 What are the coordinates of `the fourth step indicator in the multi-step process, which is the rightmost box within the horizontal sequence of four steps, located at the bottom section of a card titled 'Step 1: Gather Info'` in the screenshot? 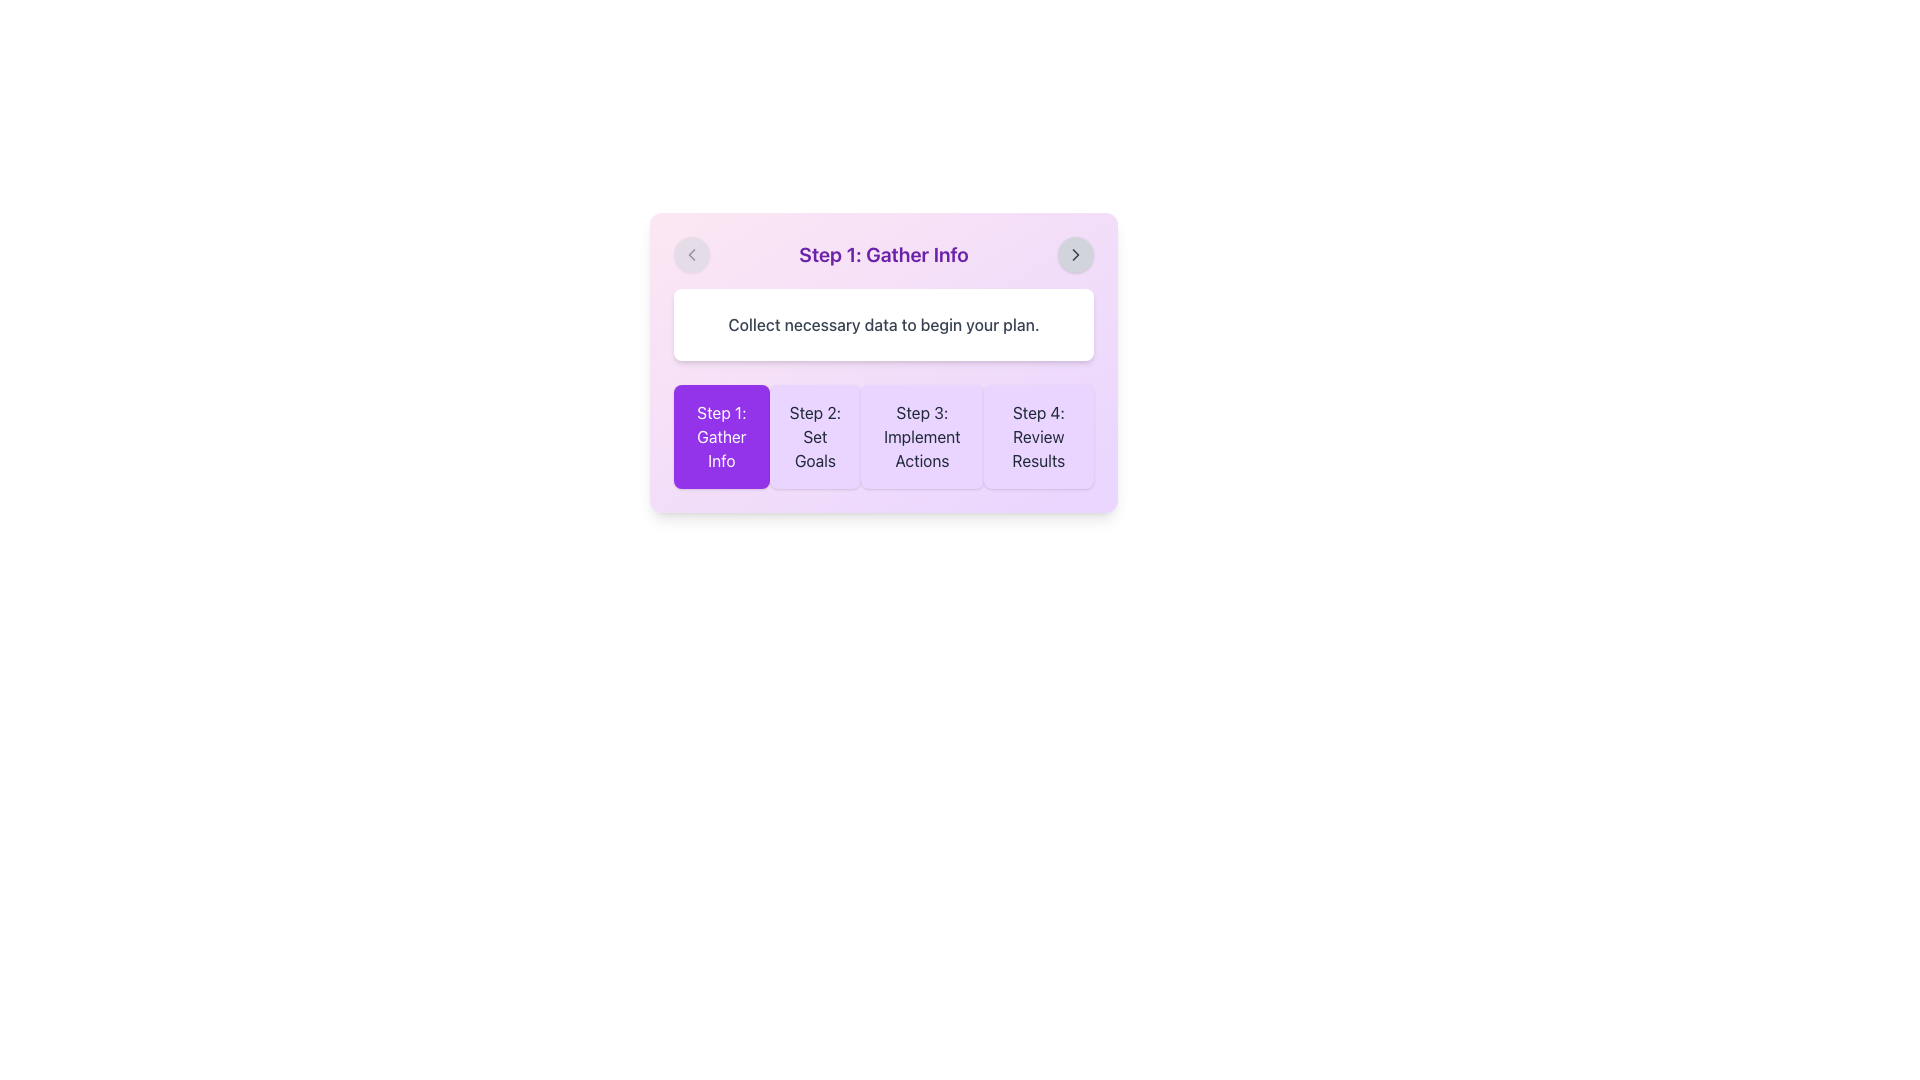 It's located at (1038, 435).